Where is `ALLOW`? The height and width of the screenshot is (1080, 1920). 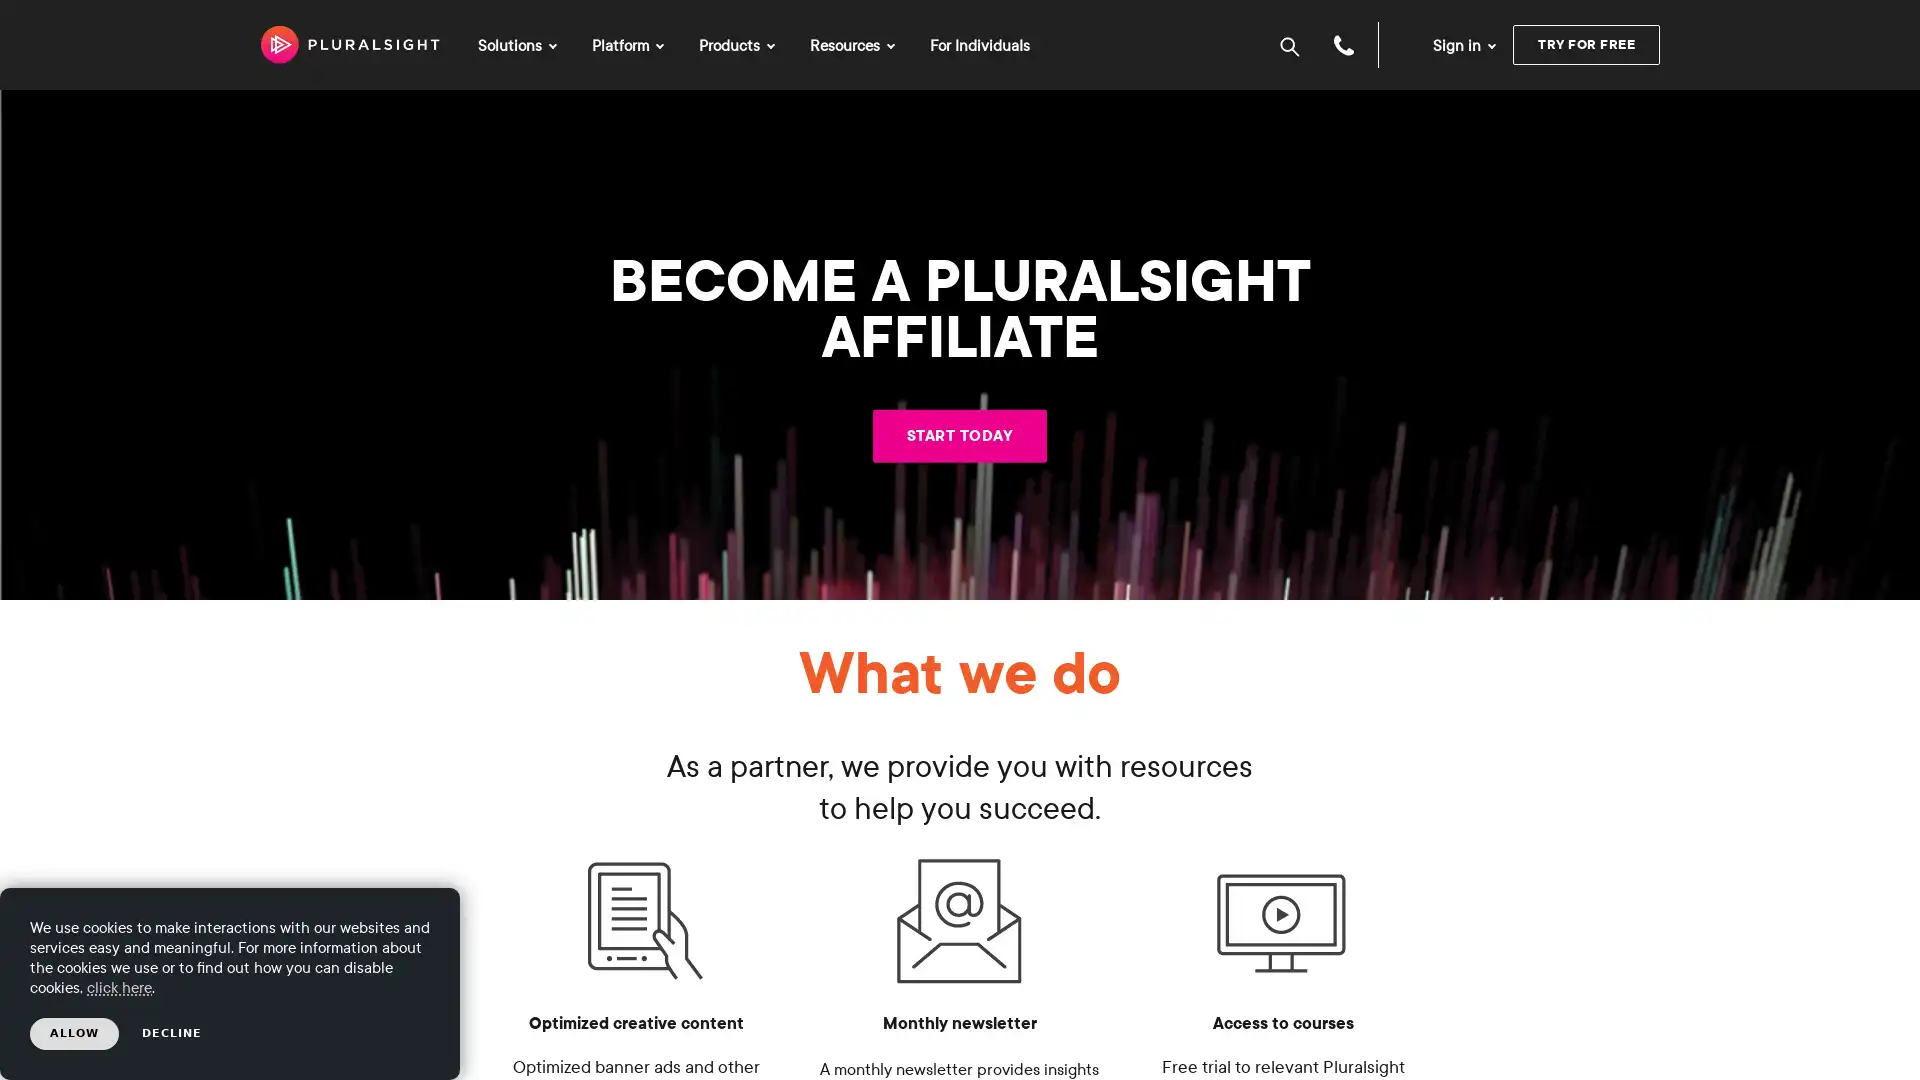
ALLOW is located at coordinates (74, 1033).